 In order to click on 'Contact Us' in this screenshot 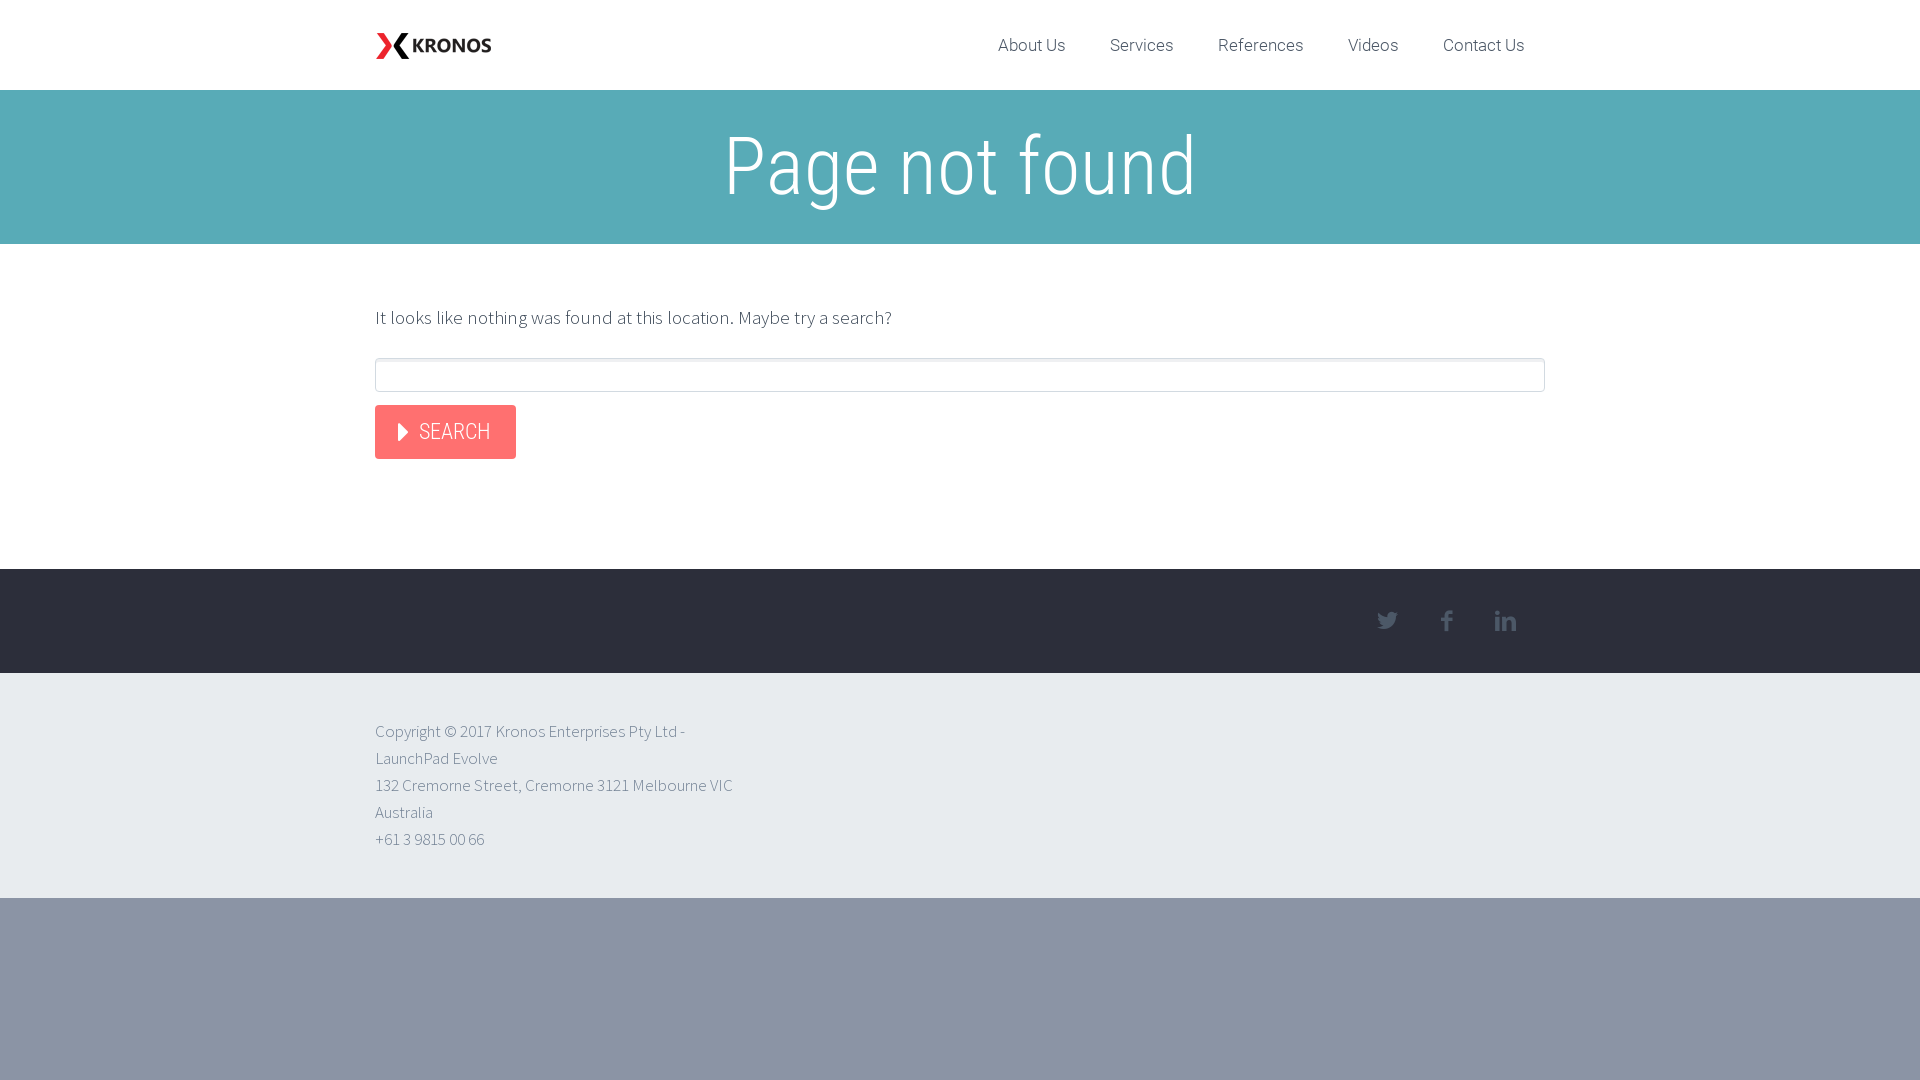, I will do `click(1483, 45)`.